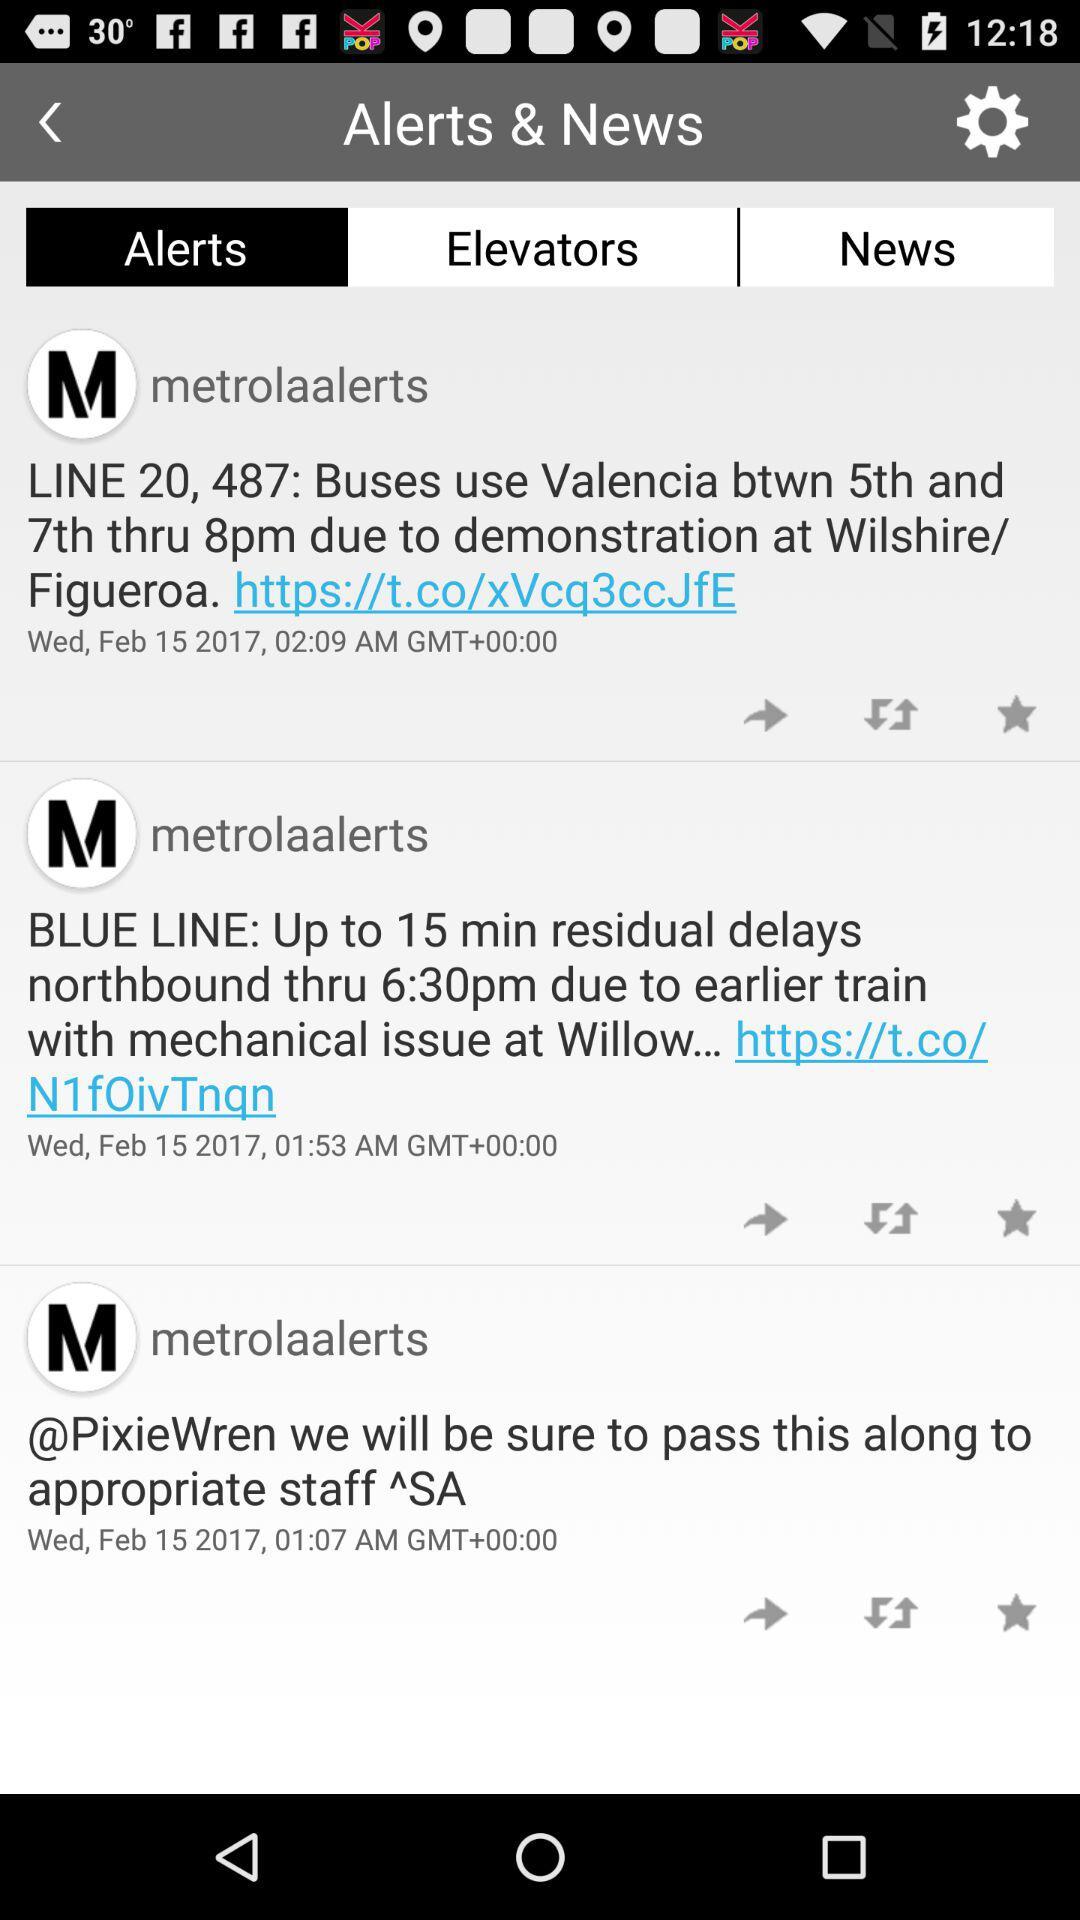 The height and width of the screenshot is (1920, 1080). Describe the element at coordinates (542, 246) in the screenshot. I see `the app above the metrolaalerts item` at that location.